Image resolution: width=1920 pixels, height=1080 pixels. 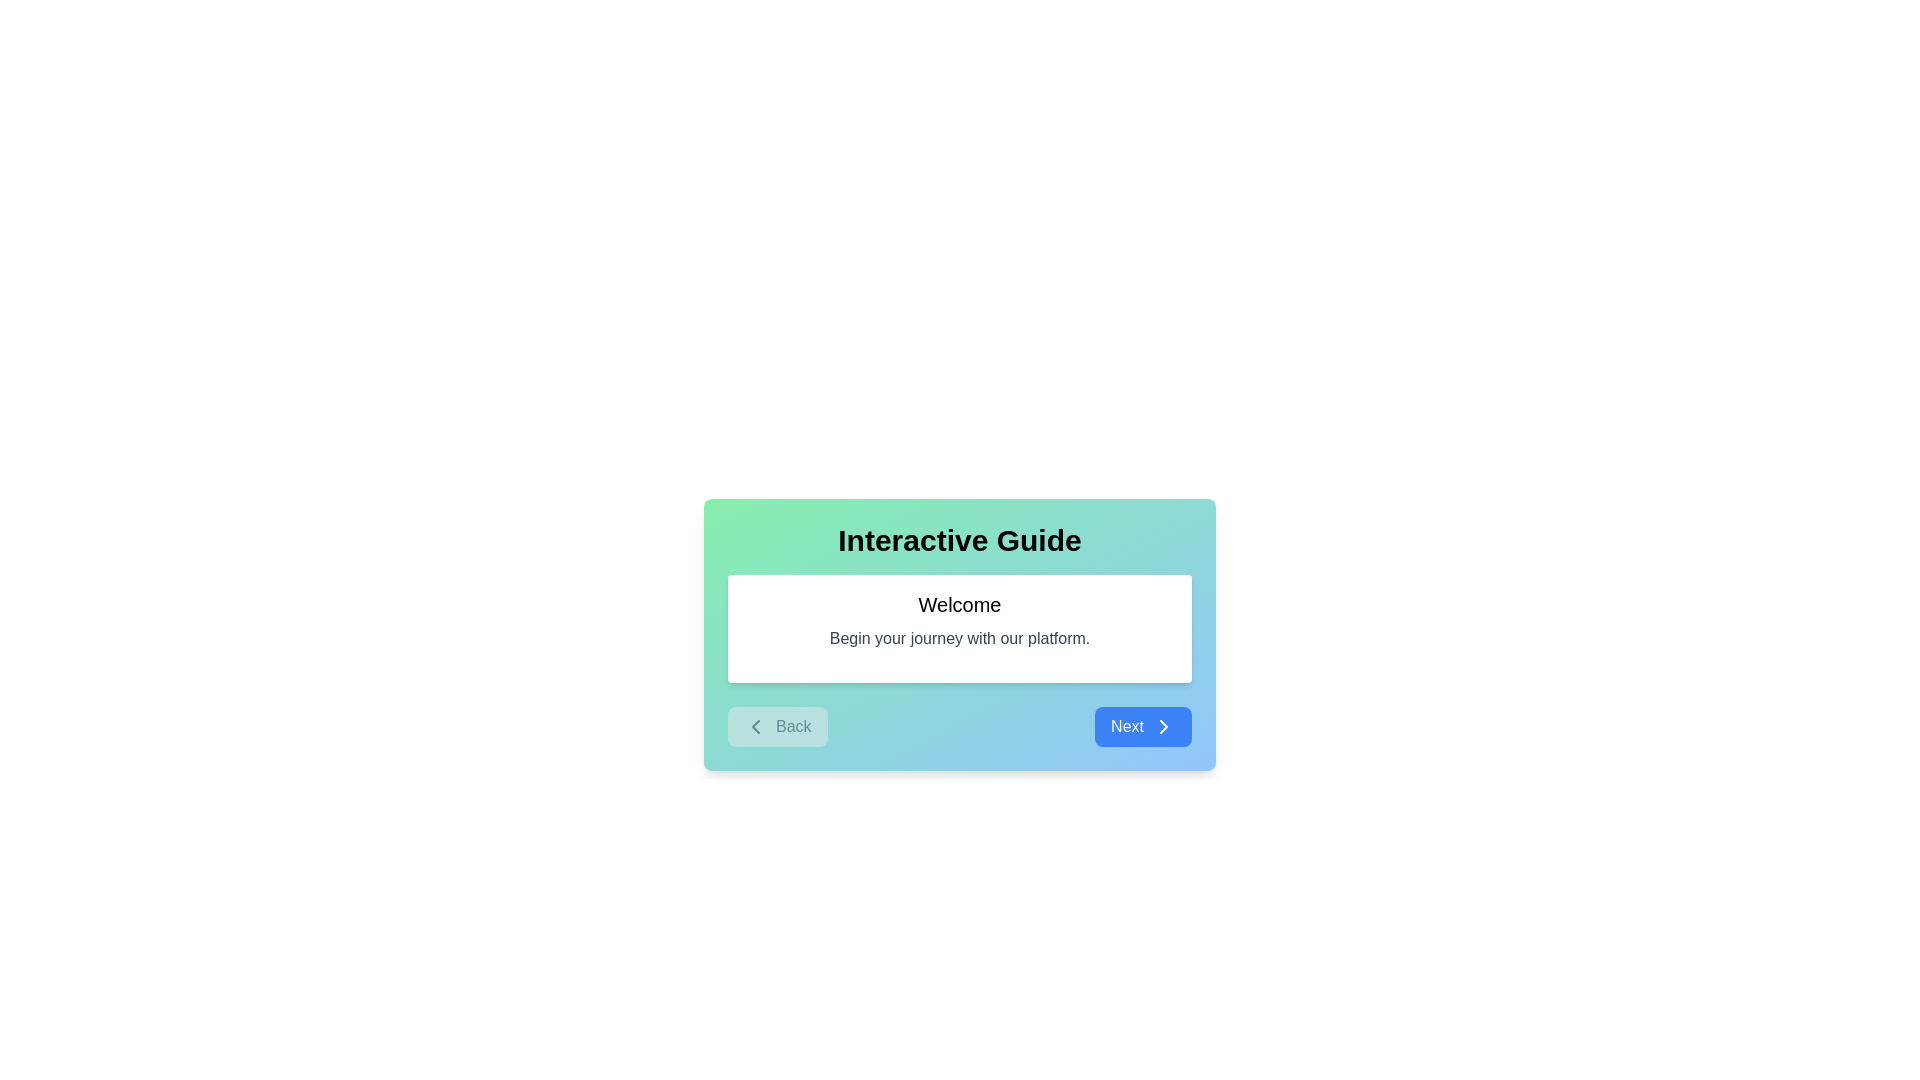 What do you see at coordinates (754, 726) in the screenshot?
I see `the left-pointing chevron icon located in the light gray rounded rectangle adjacent to the 'Back' text, indicating navigation support` at bounding box center [754, 726].